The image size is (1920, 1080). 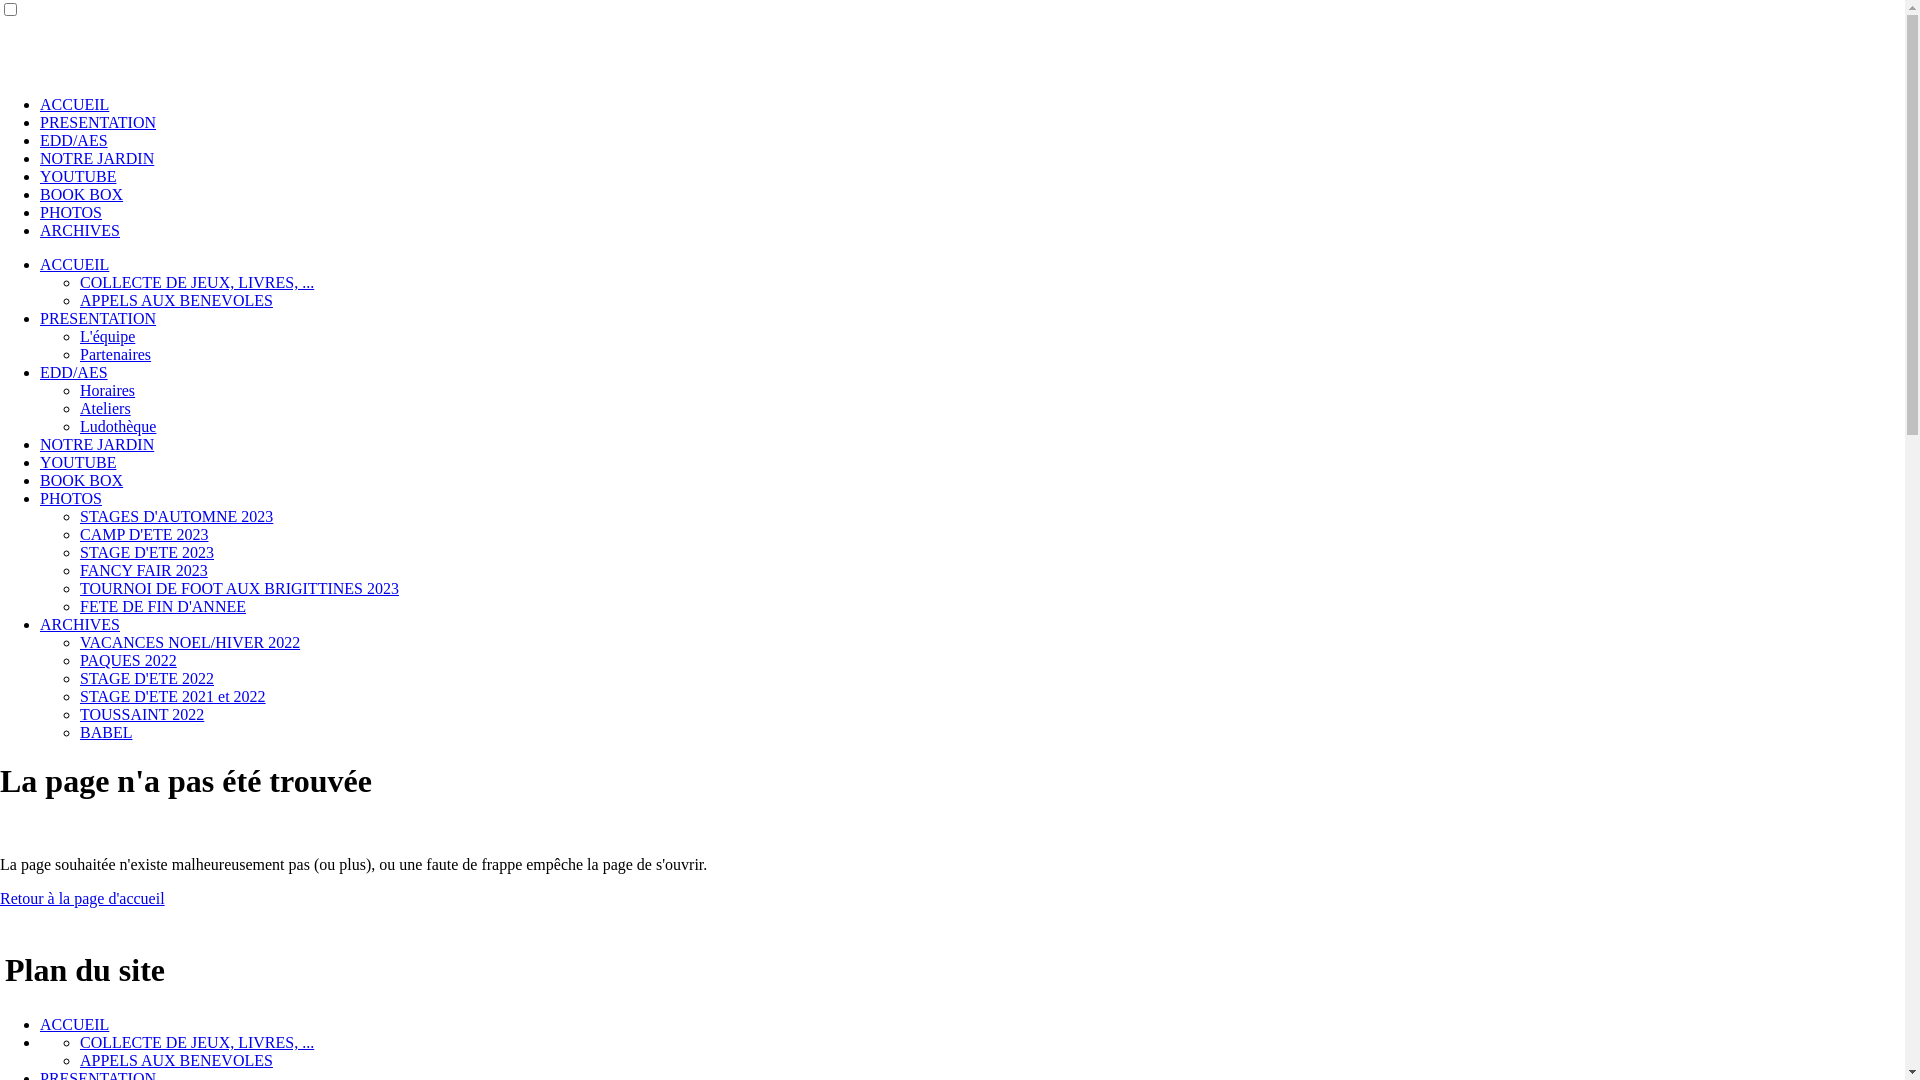 I want to click on 'ACCUEIL', so click(x=74, y=1024).